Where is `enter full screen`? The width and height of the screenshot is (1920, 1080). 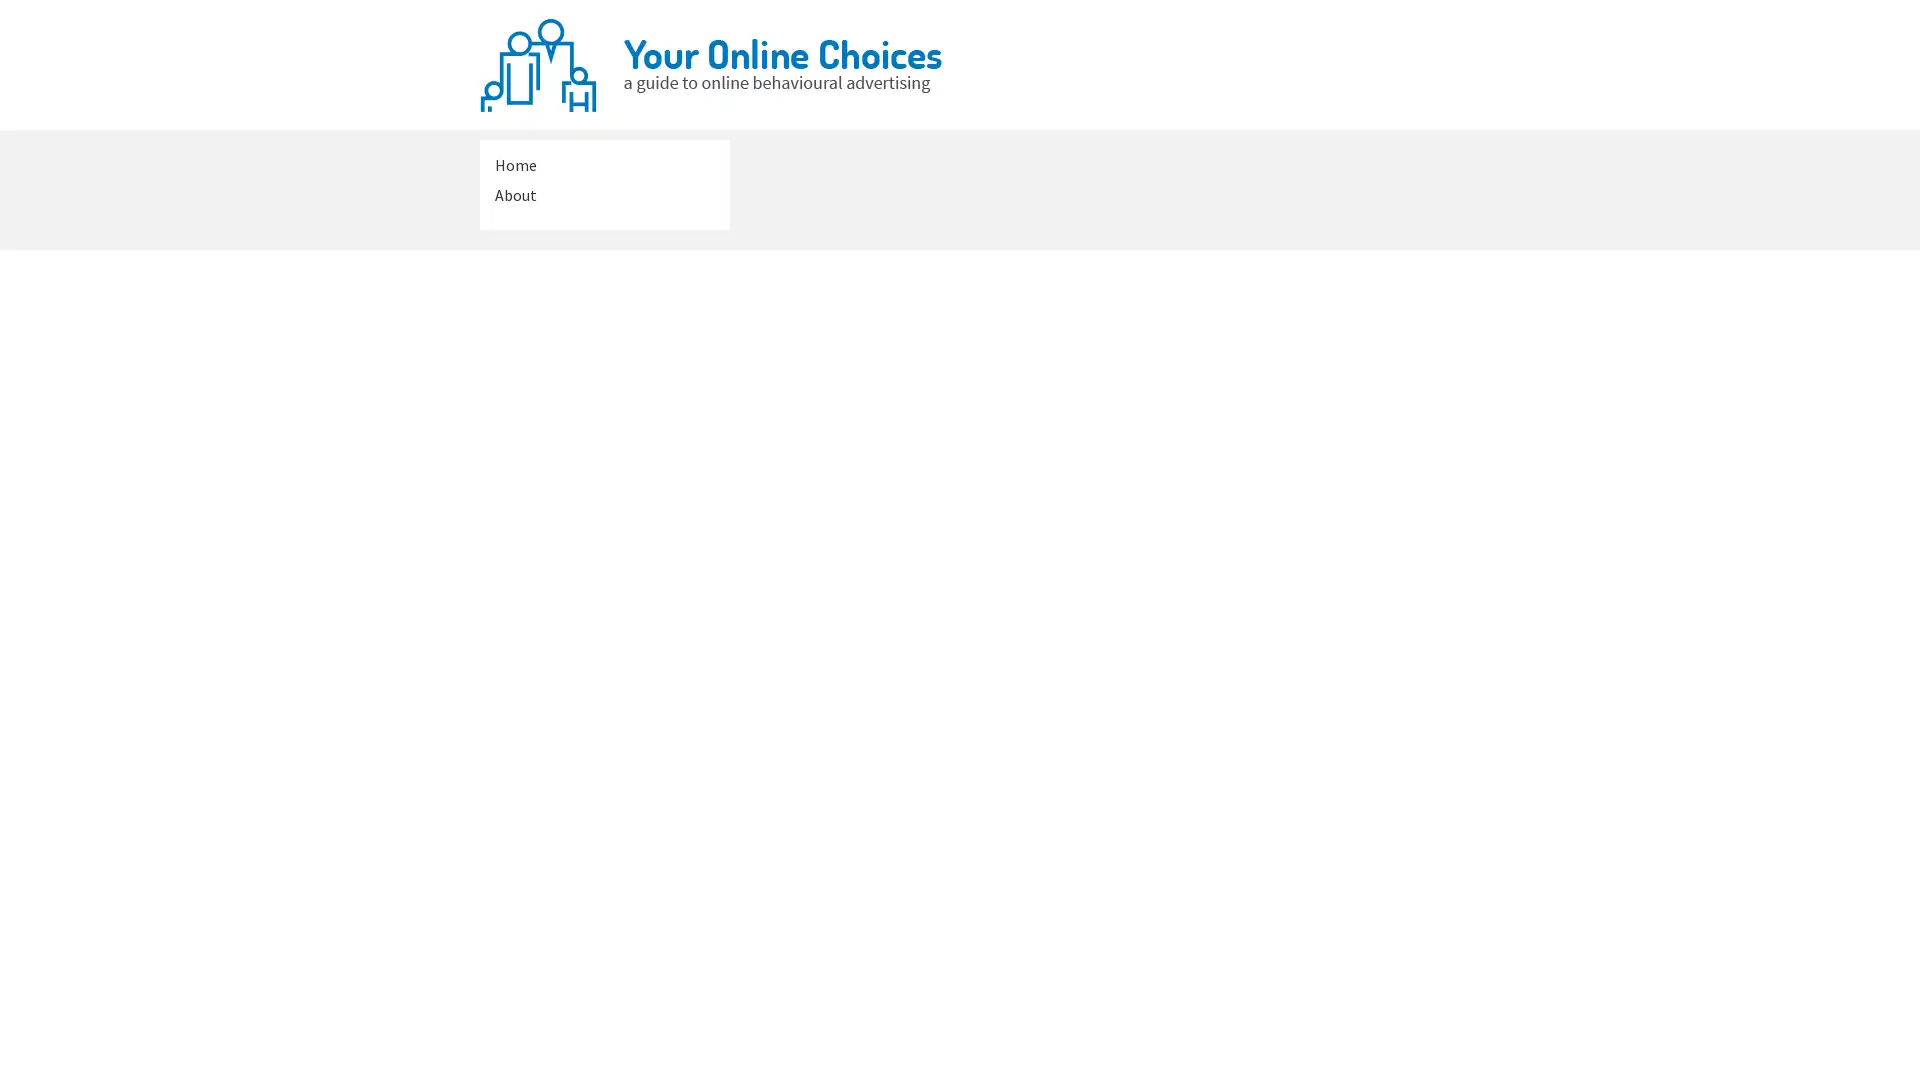
enter full screen is located at coordinates (1310, 547).